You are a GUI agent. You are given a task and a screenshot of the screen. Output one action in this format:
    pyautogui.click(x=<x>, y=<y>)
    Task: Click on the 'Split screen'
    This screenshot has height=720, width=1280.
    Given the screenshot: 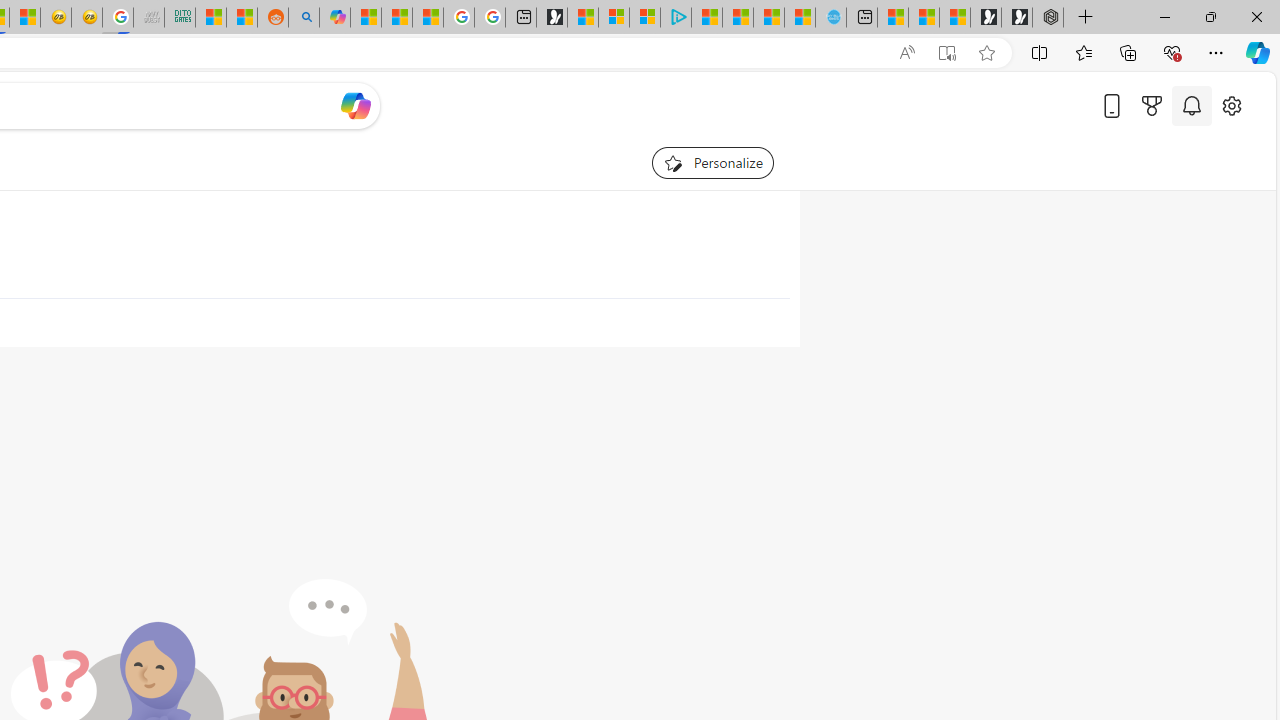 What is the action you would take?
    pyautogui.click(x=1040, y=51)
    